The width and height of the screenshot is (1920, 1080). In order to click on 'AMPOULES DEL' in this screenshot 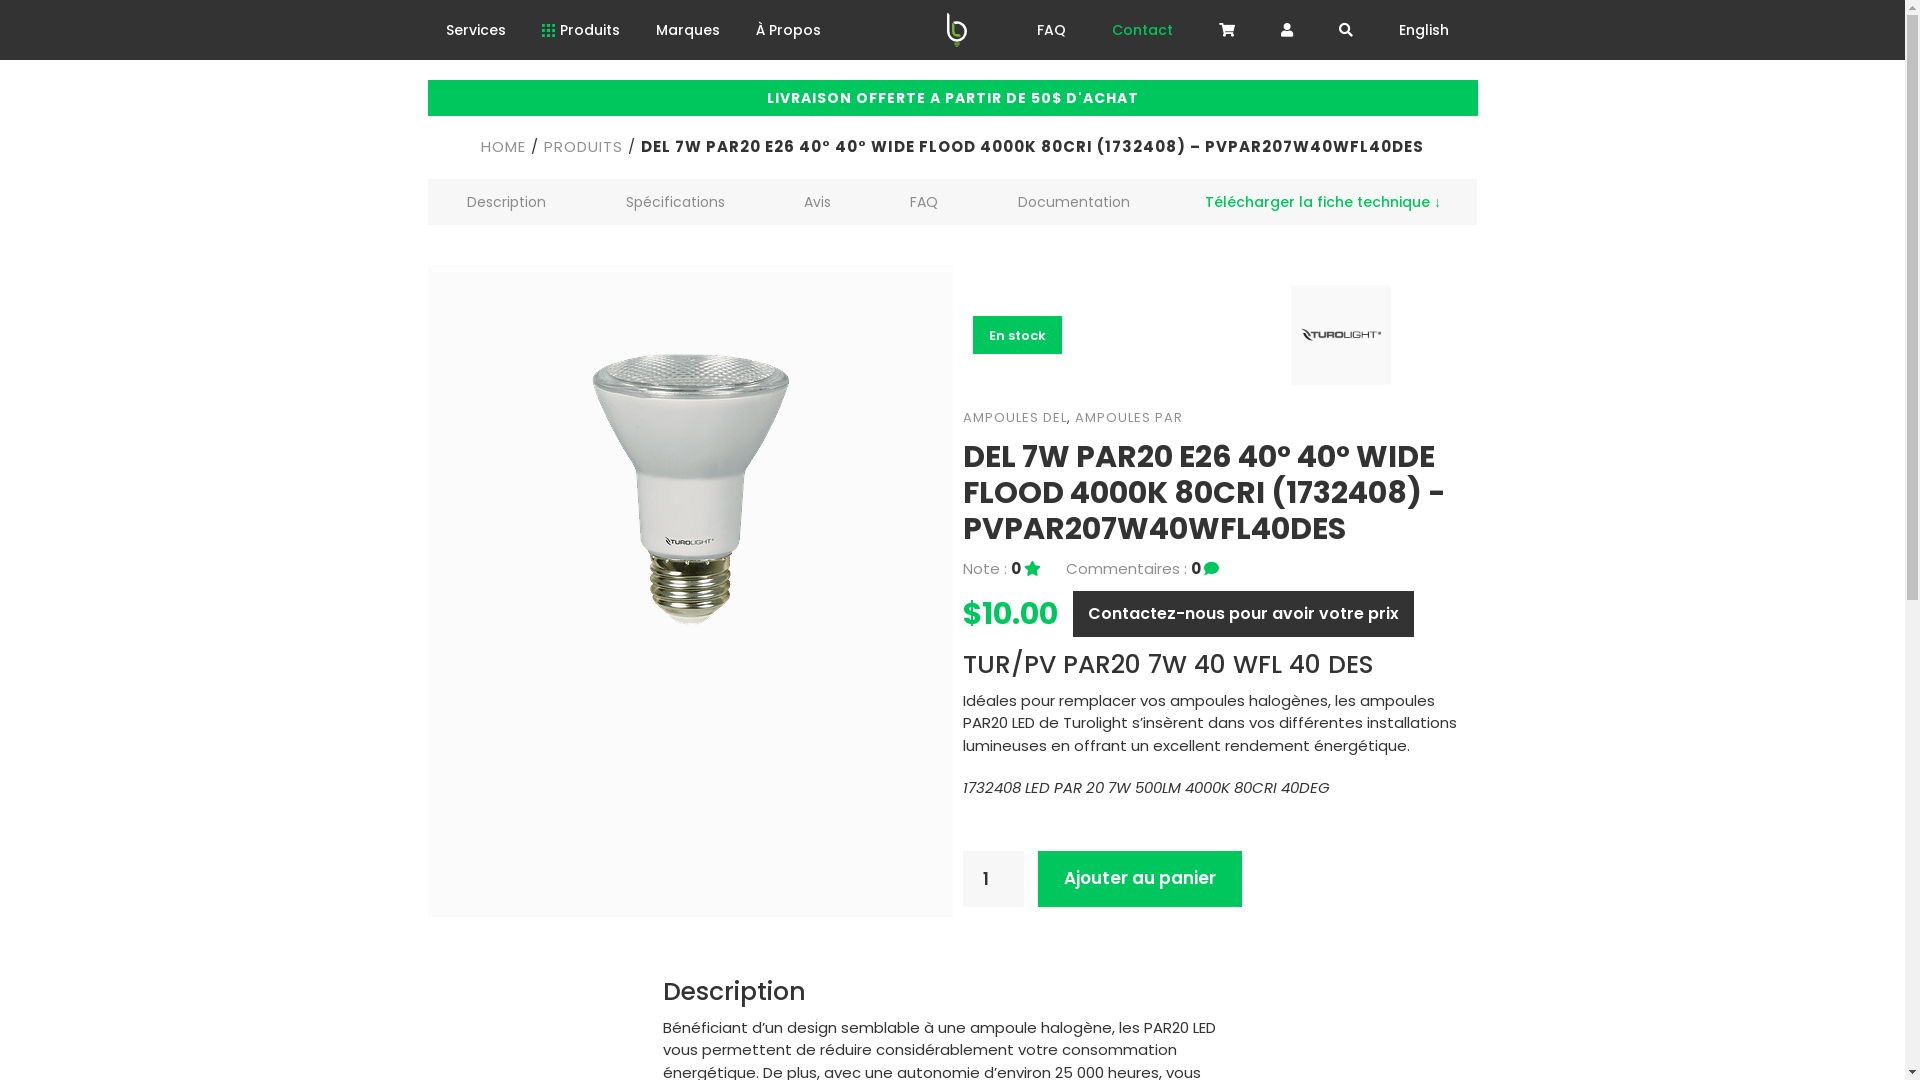, I will do `click(1013, 416)`.